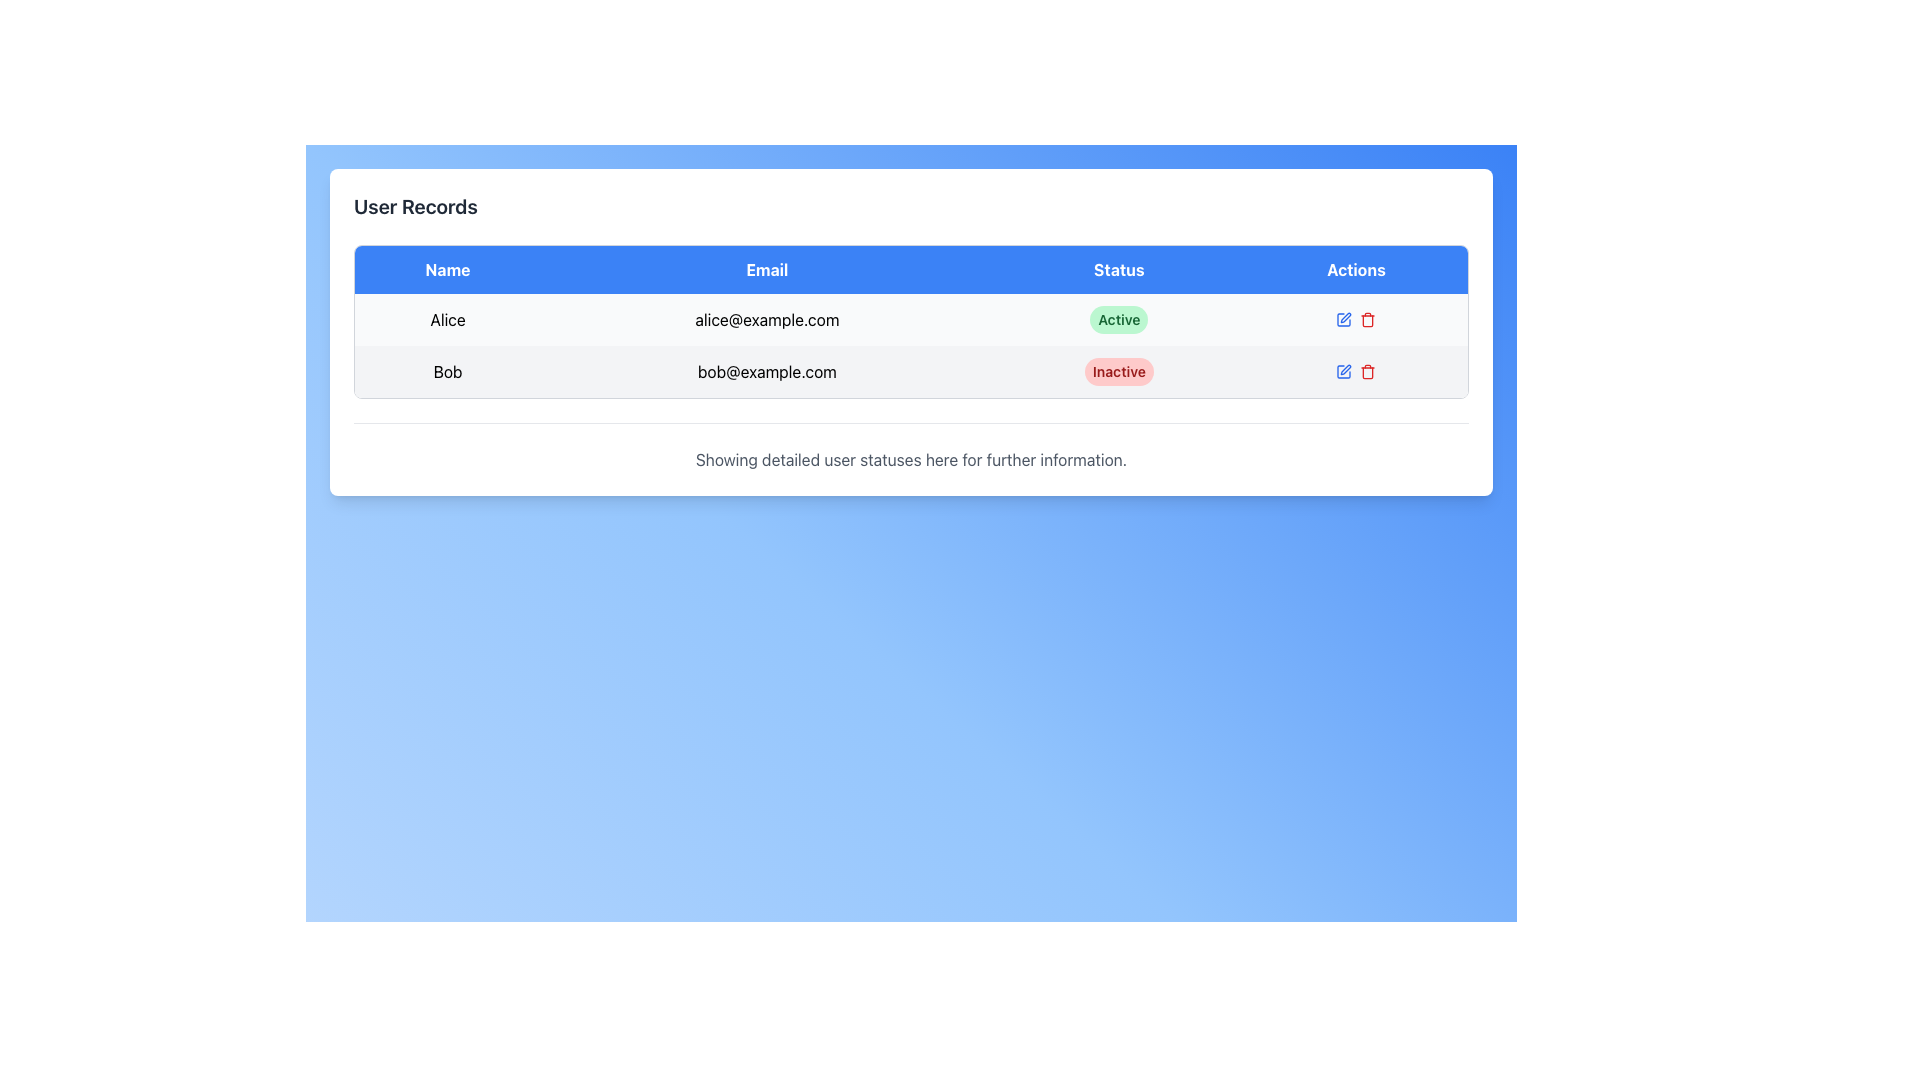 This screenshot has width=1920, height=1080. What do you see at coordinates (446, 319) in the screenshot?
I see `the Text Label displaying the user's name in the first column of the table, which is aligned with the email 'alice@example.com' and status 'Active'` at bounding box center [446, 319].